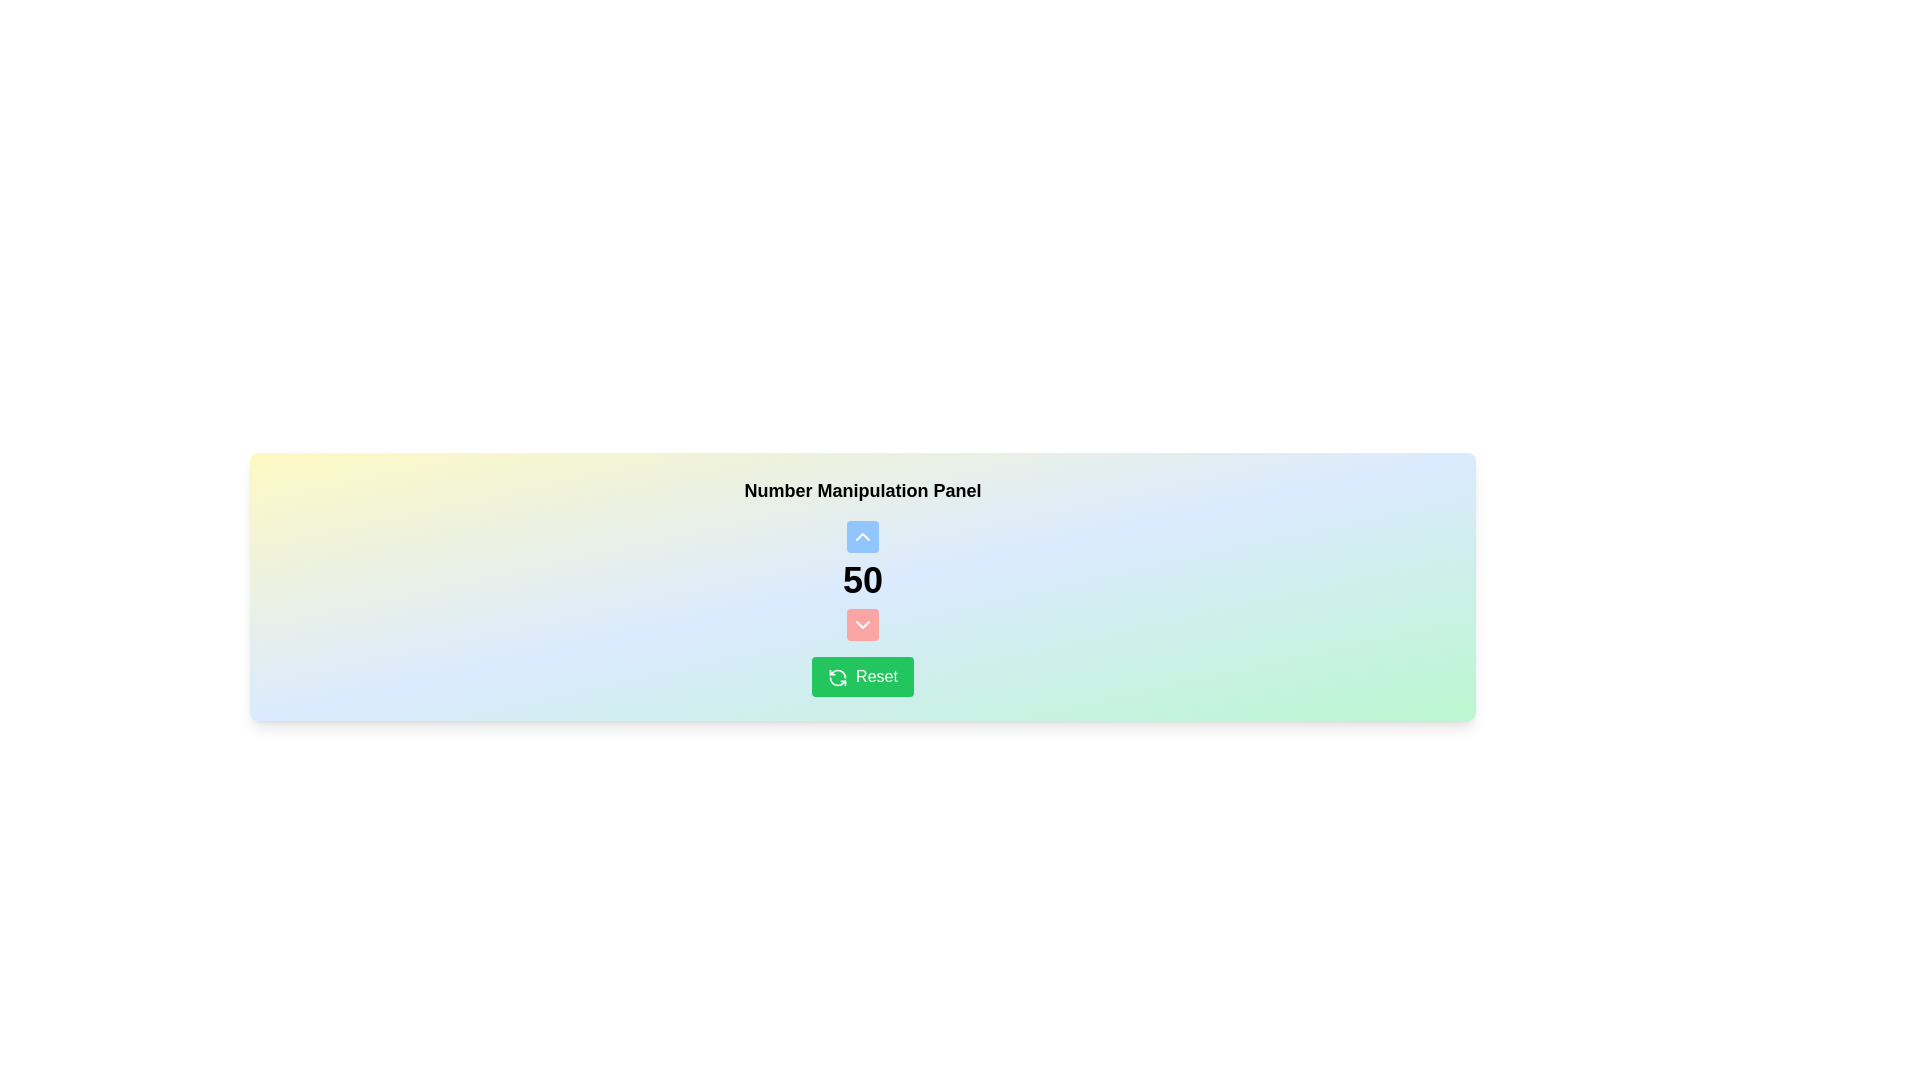 Image resolution: width=1920 pixels, height=1080 pixels. What do you see at coordinates (863, 623) in the screenshot?
I see `the decrement button icon located below the displayed number '50' in the number manipulation panel` at bounding box center [863, 623].